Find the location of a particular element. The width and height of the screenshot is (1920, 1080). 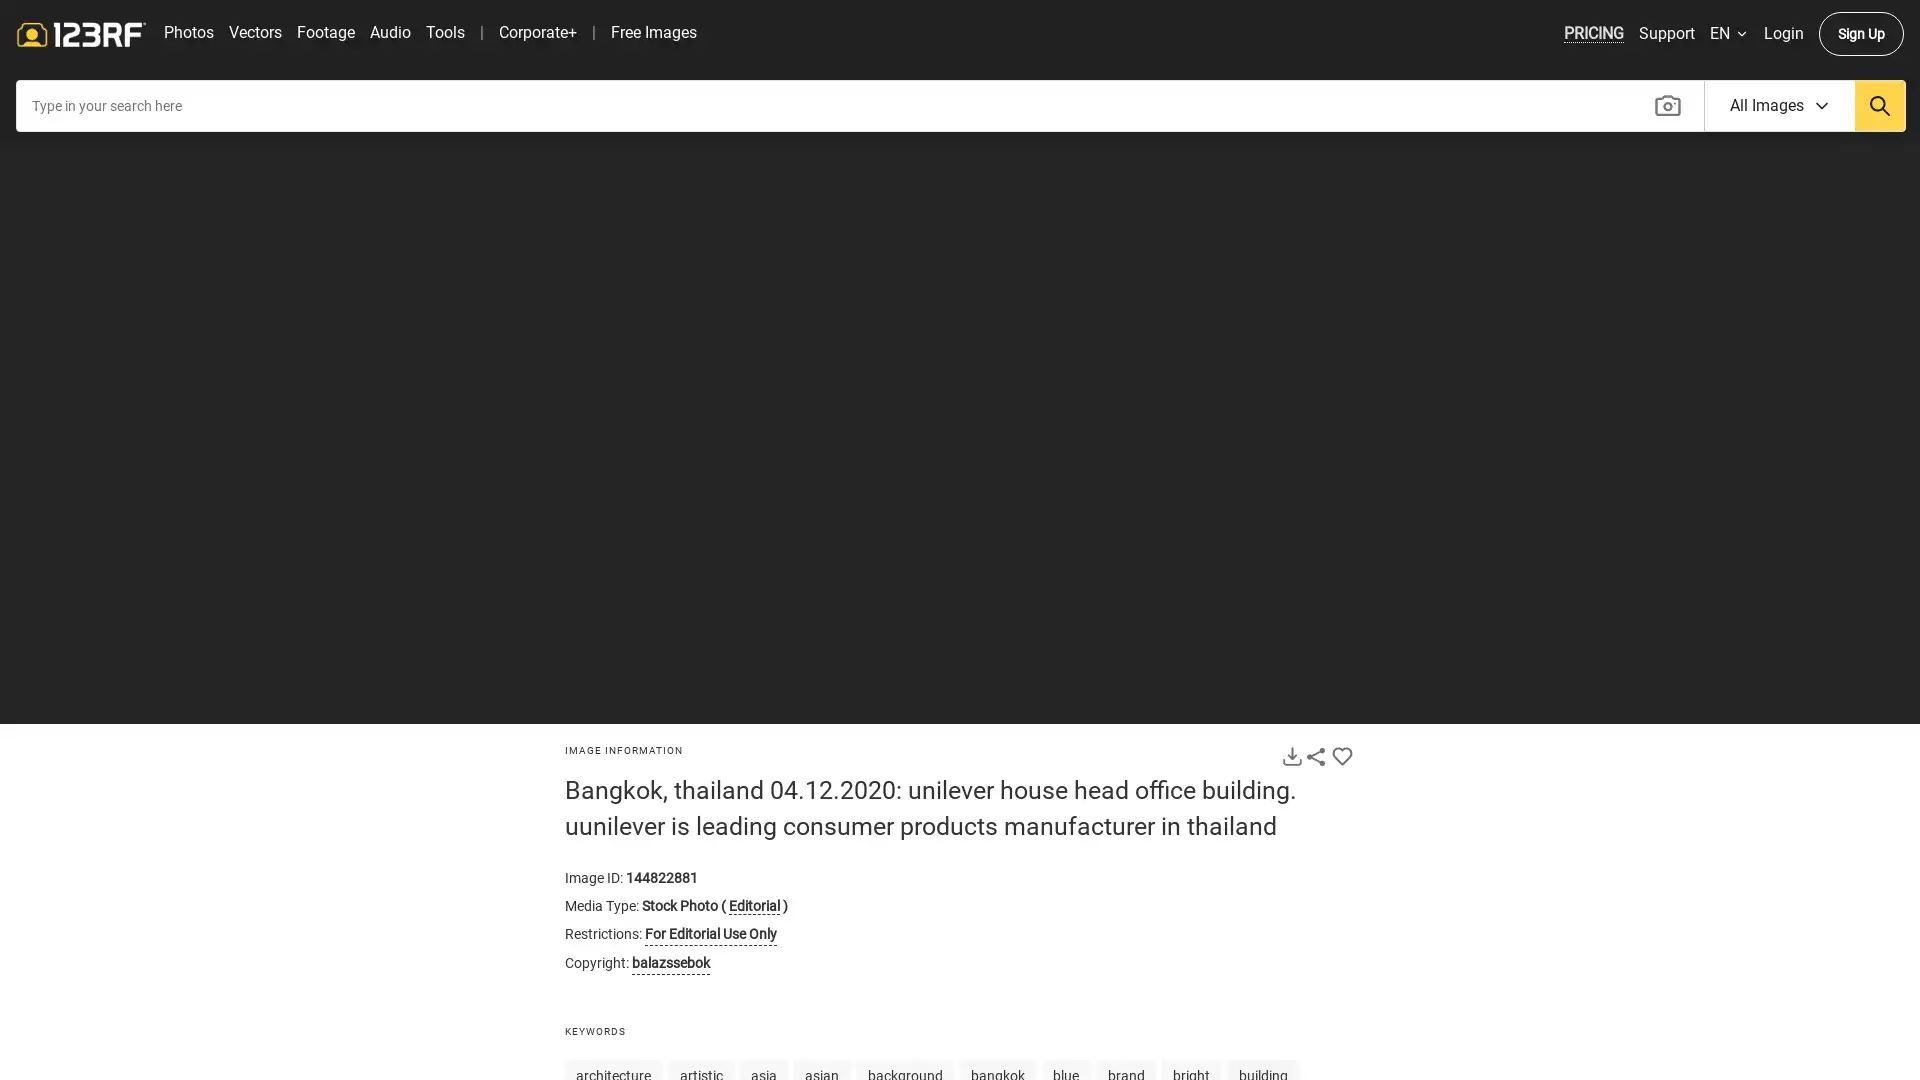

FACEBOOK_STORY Facebook story 1080 x 1920 px is located at coordinates (1840, 797).